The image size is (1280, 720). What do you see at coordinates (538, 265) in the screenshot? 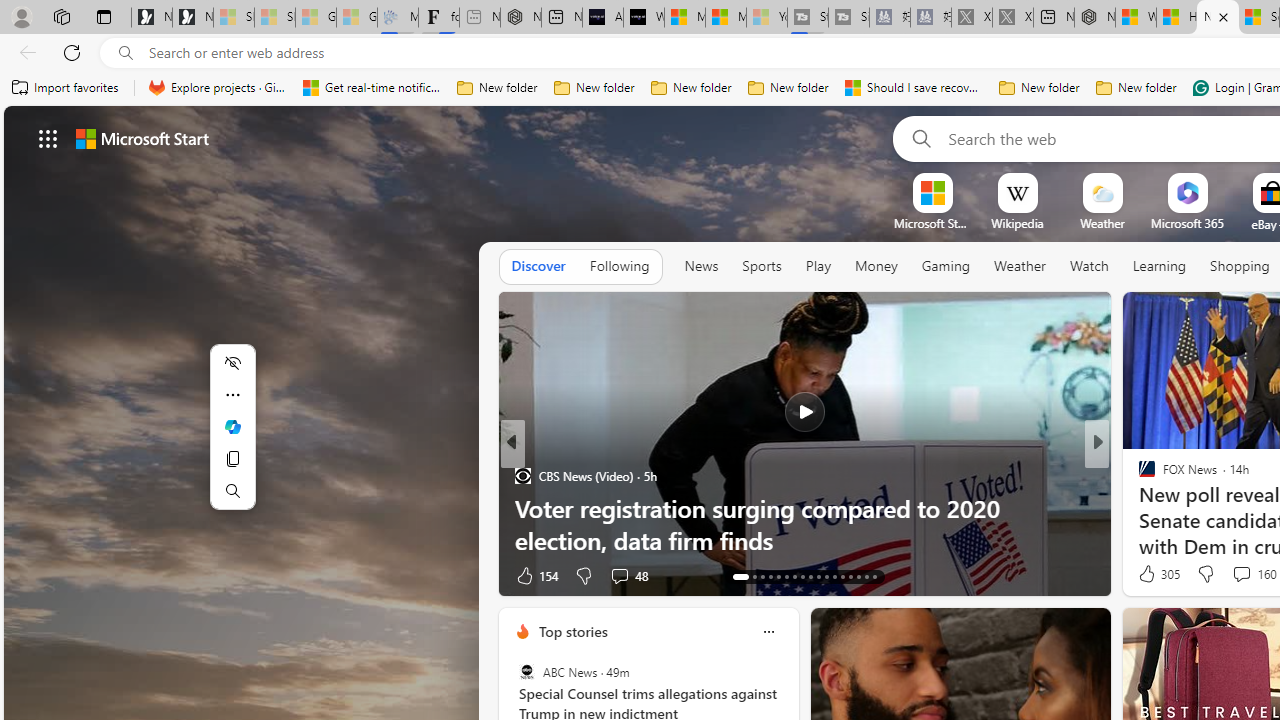
I see `'Discover'` at bounding box center [538, 265].